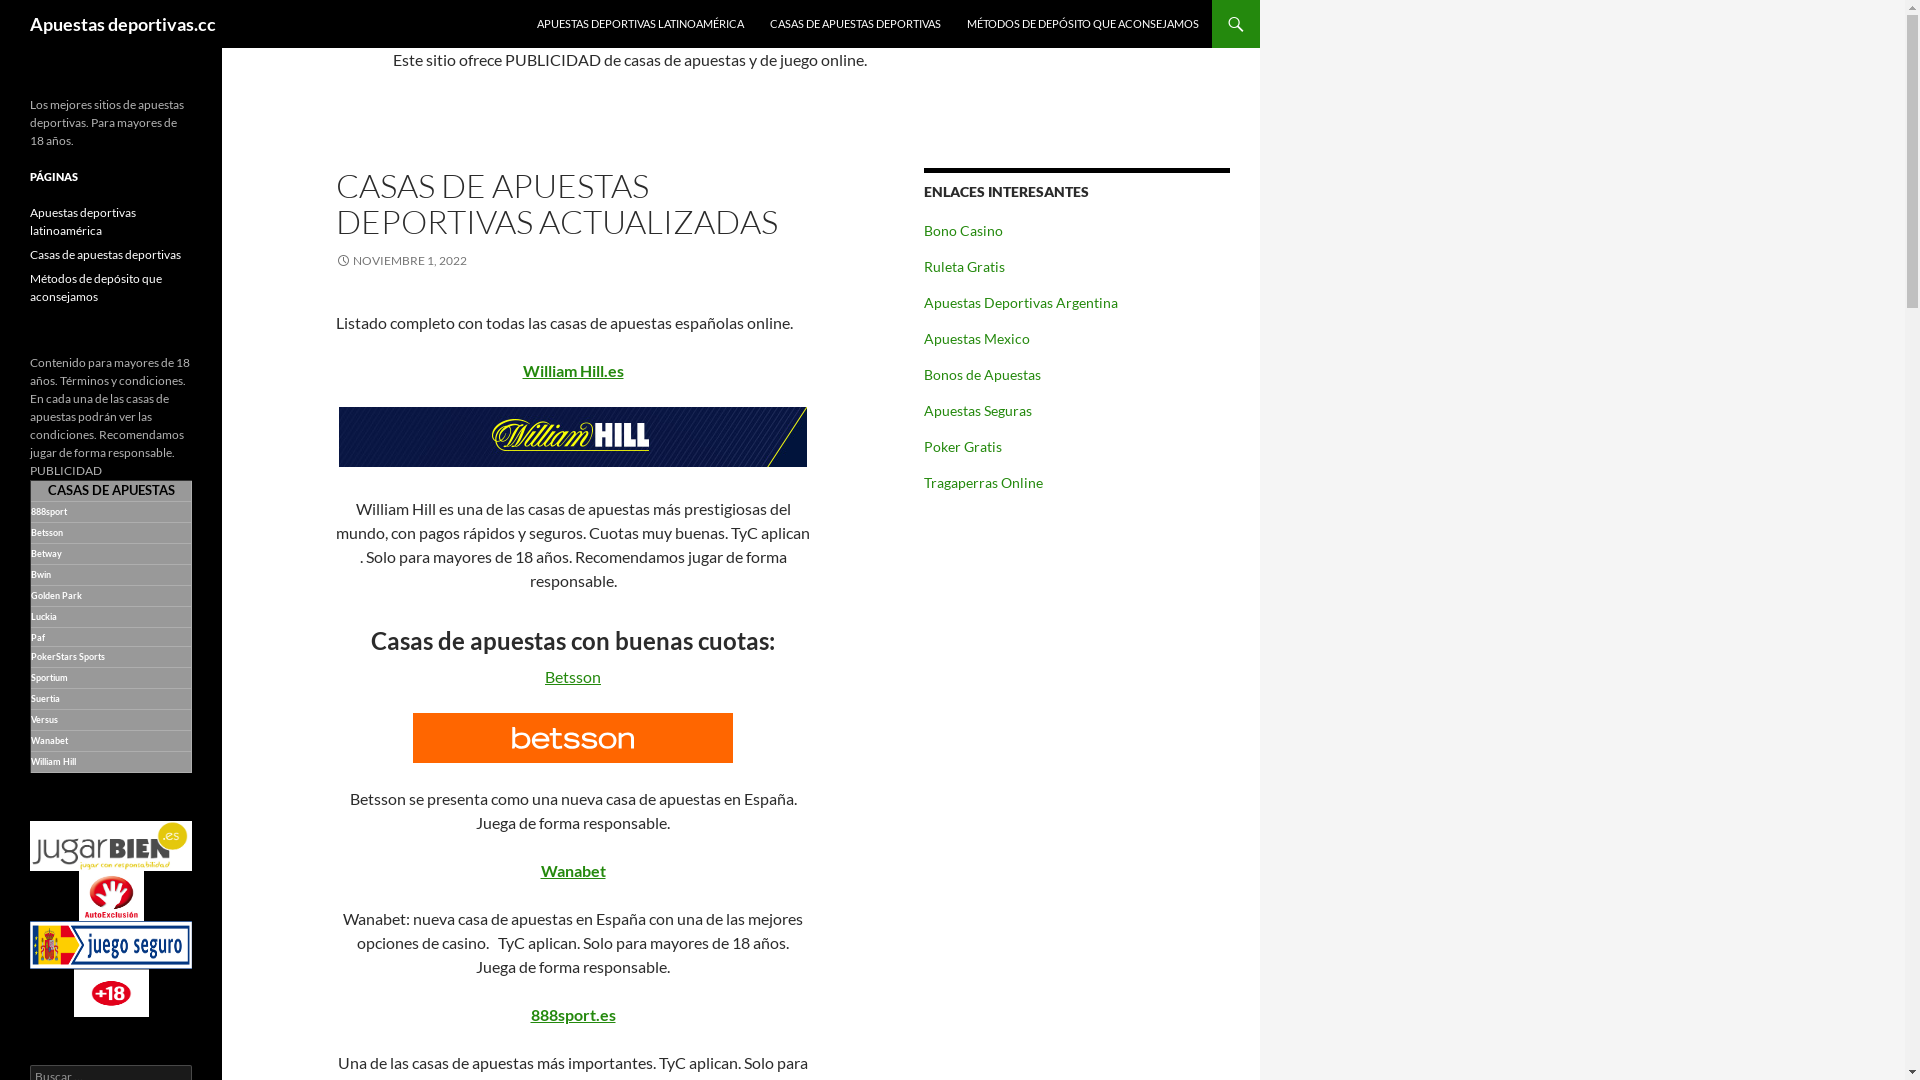  Describe the element at coordinates (67, 655) in the screenshot. I see `'PokerStars Sports'` at that location.